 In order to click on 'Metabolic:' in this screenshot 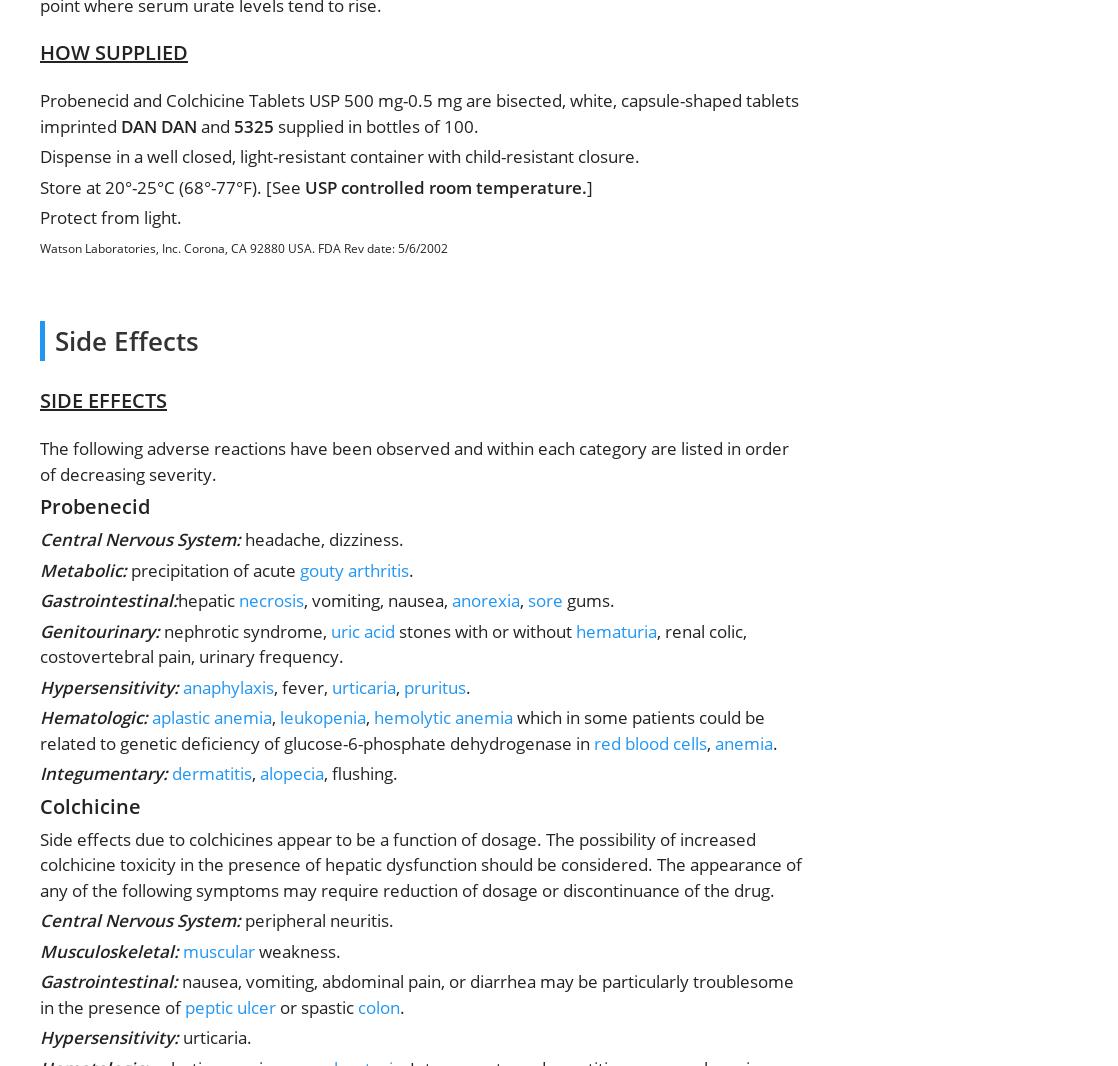, I will do `click(83, 568)`.